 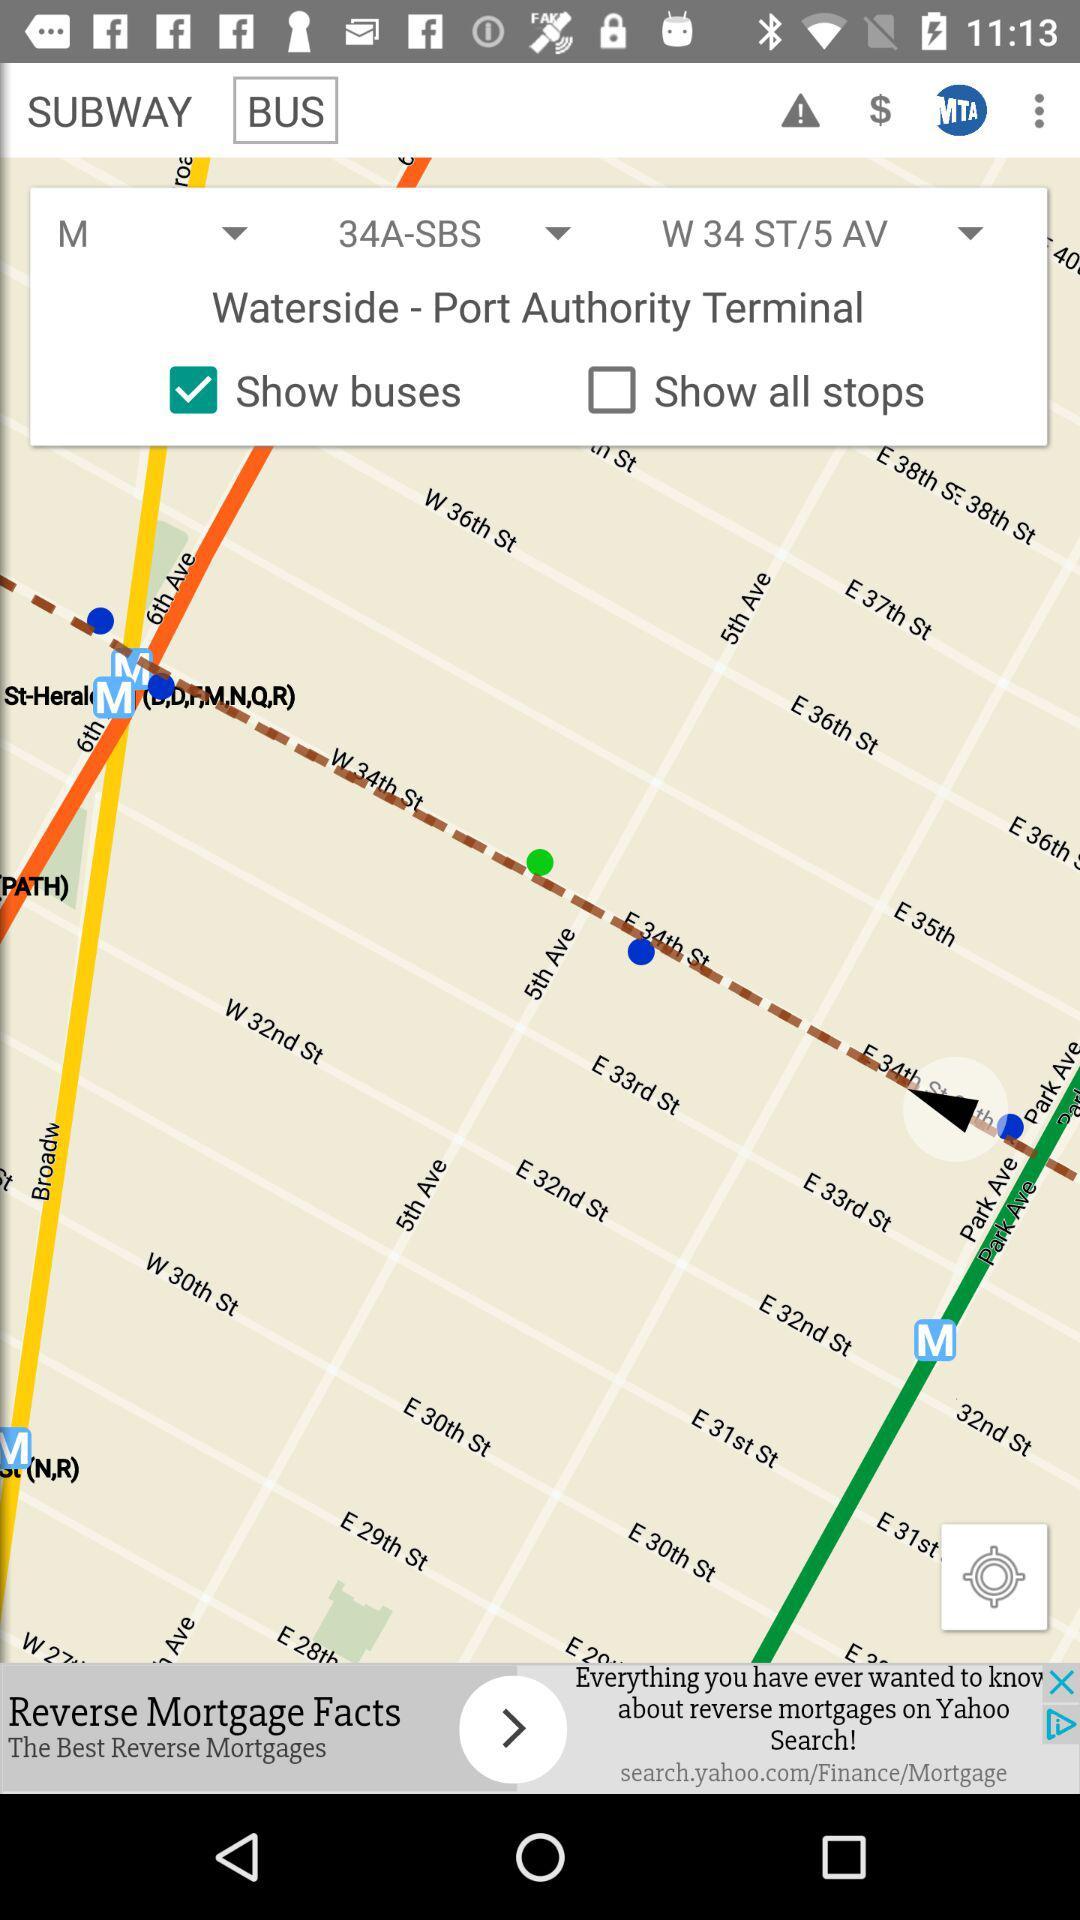 I want to click on the icon top right corner, so click(x=1039, y=109).